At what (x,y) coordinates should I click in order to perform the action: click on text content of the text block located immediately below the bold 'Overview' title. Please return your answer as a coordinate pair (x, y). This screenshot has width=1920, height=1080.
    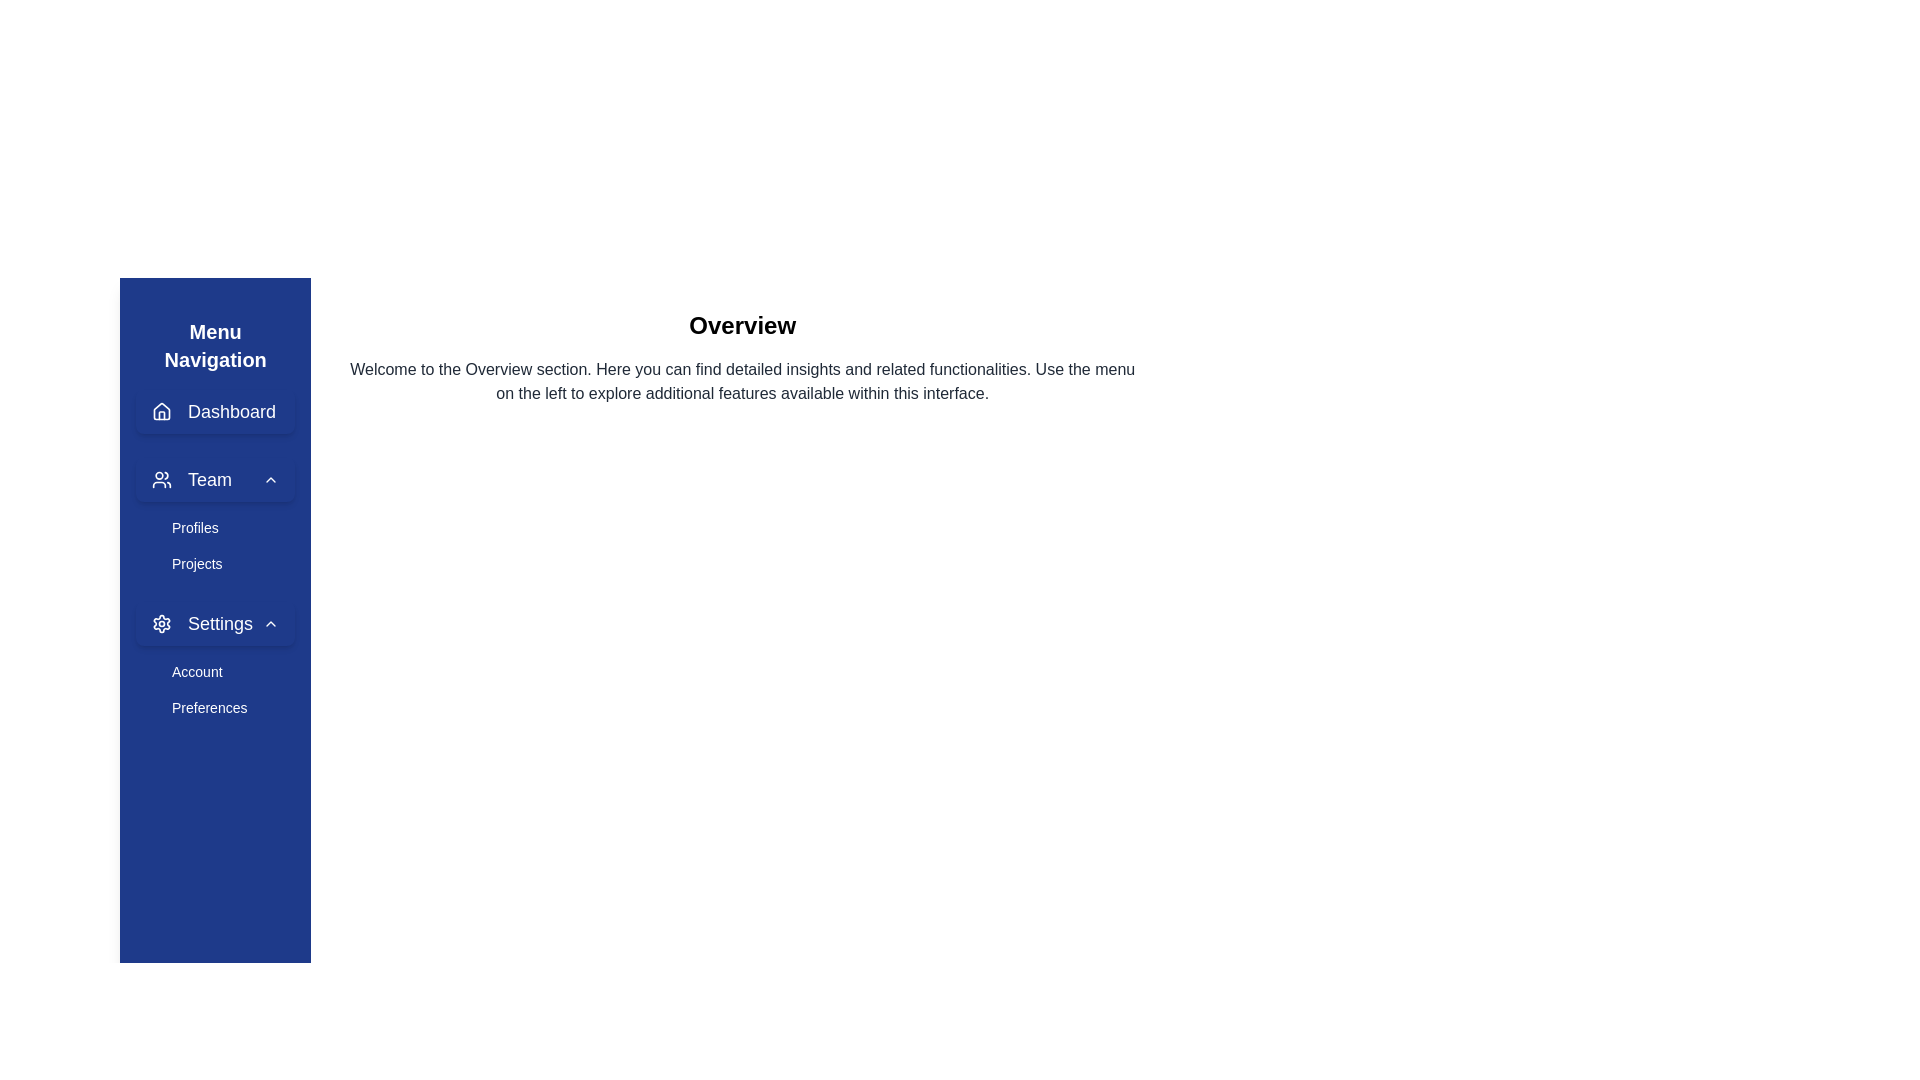
    Looking at the image, I should click on (741, 381).